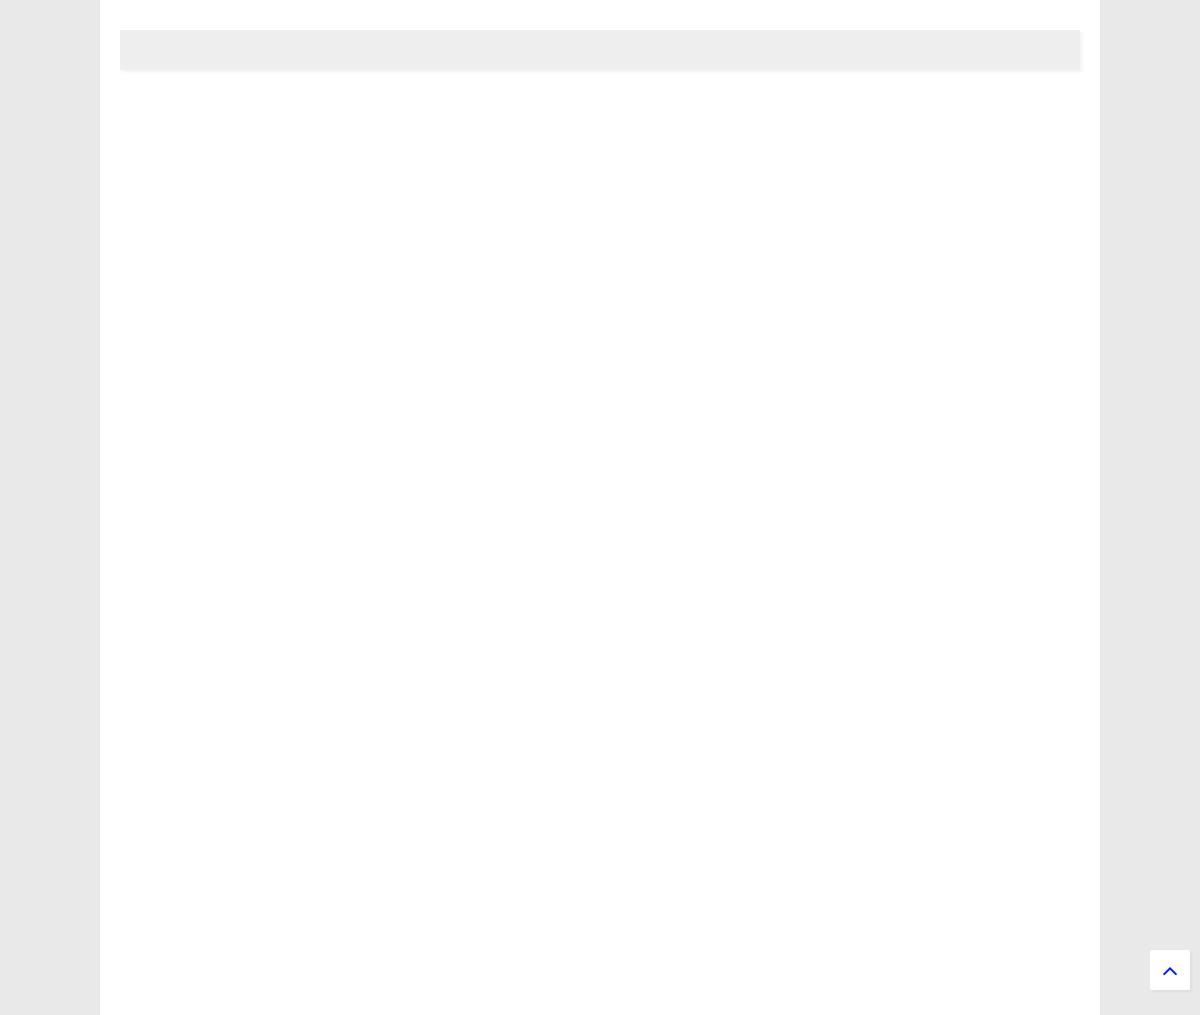 The image size is (1200, 1015). Describe the element at coordinates (173, 48) in the screenshot. I see `'MENU'` at that location.